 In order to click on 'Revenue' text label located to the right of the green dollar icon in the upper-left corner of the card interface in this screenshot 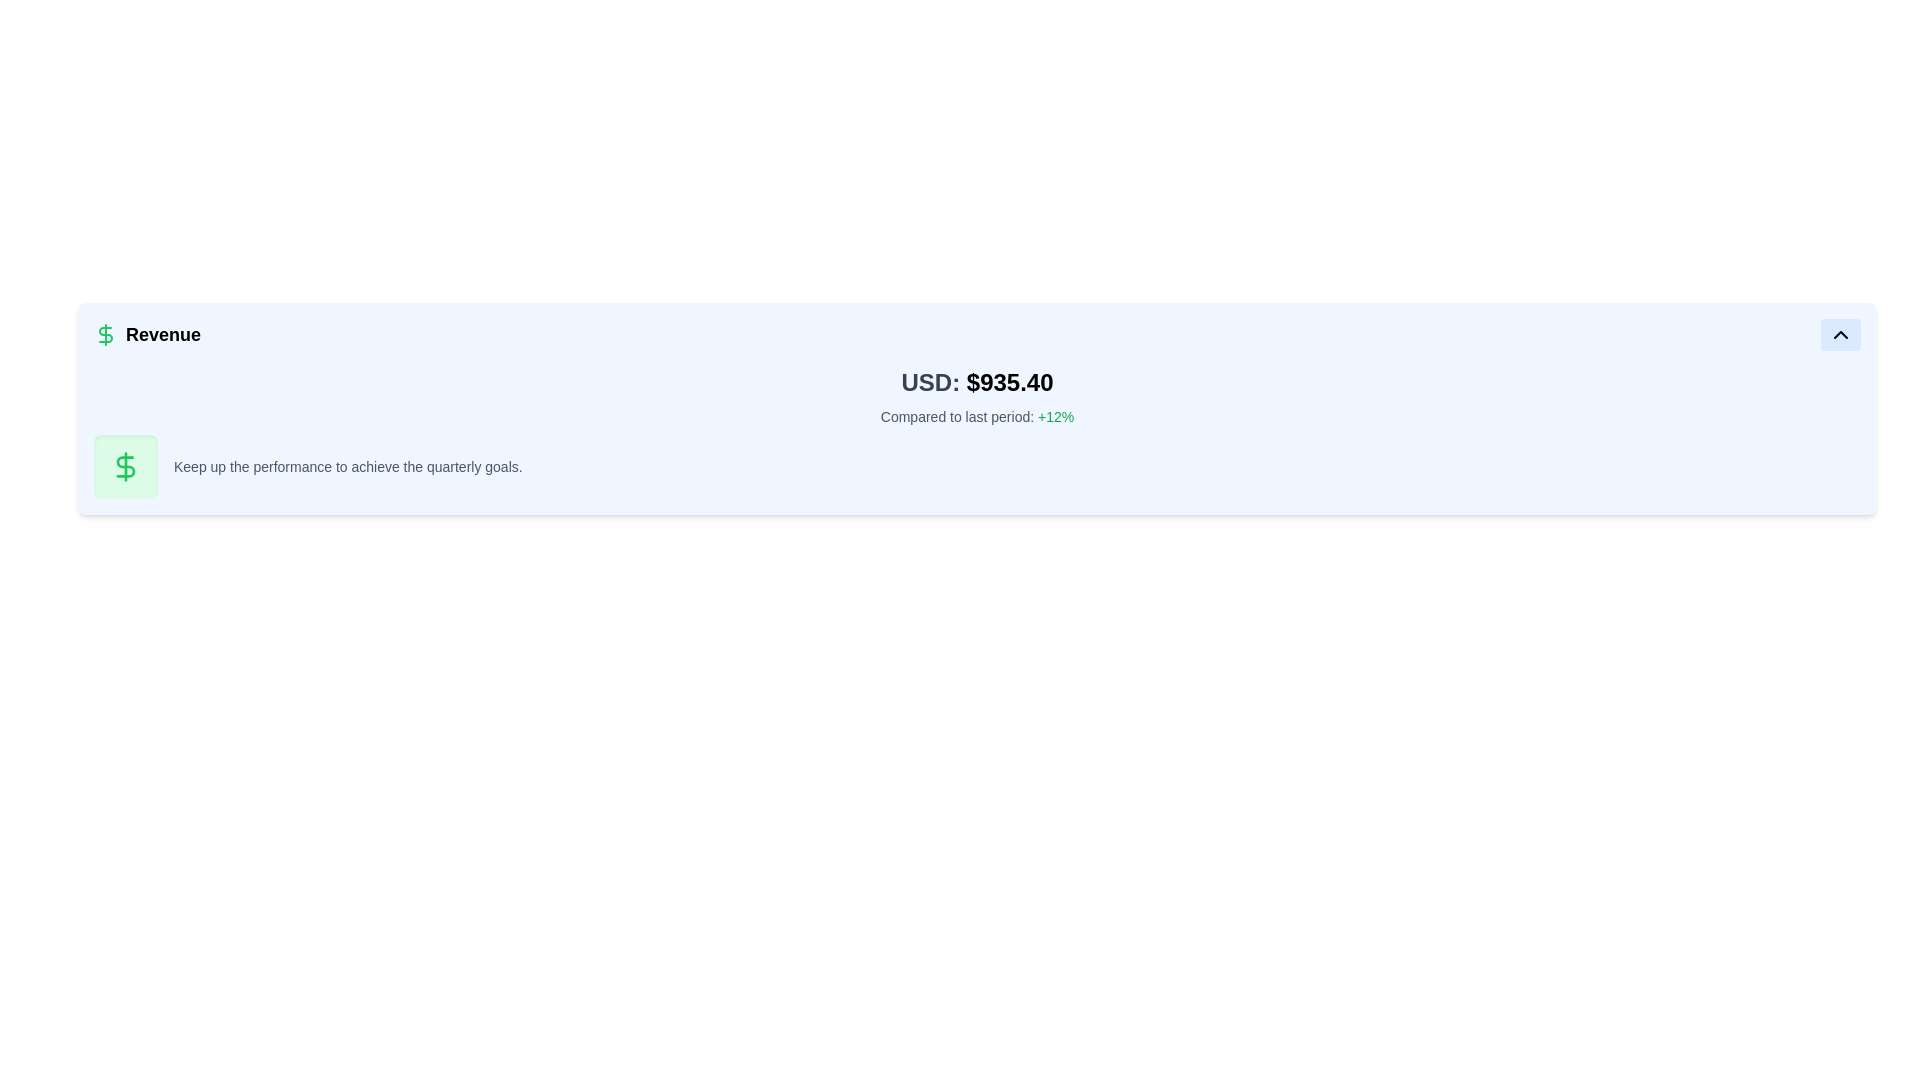, I will do `click(163, 334)`.